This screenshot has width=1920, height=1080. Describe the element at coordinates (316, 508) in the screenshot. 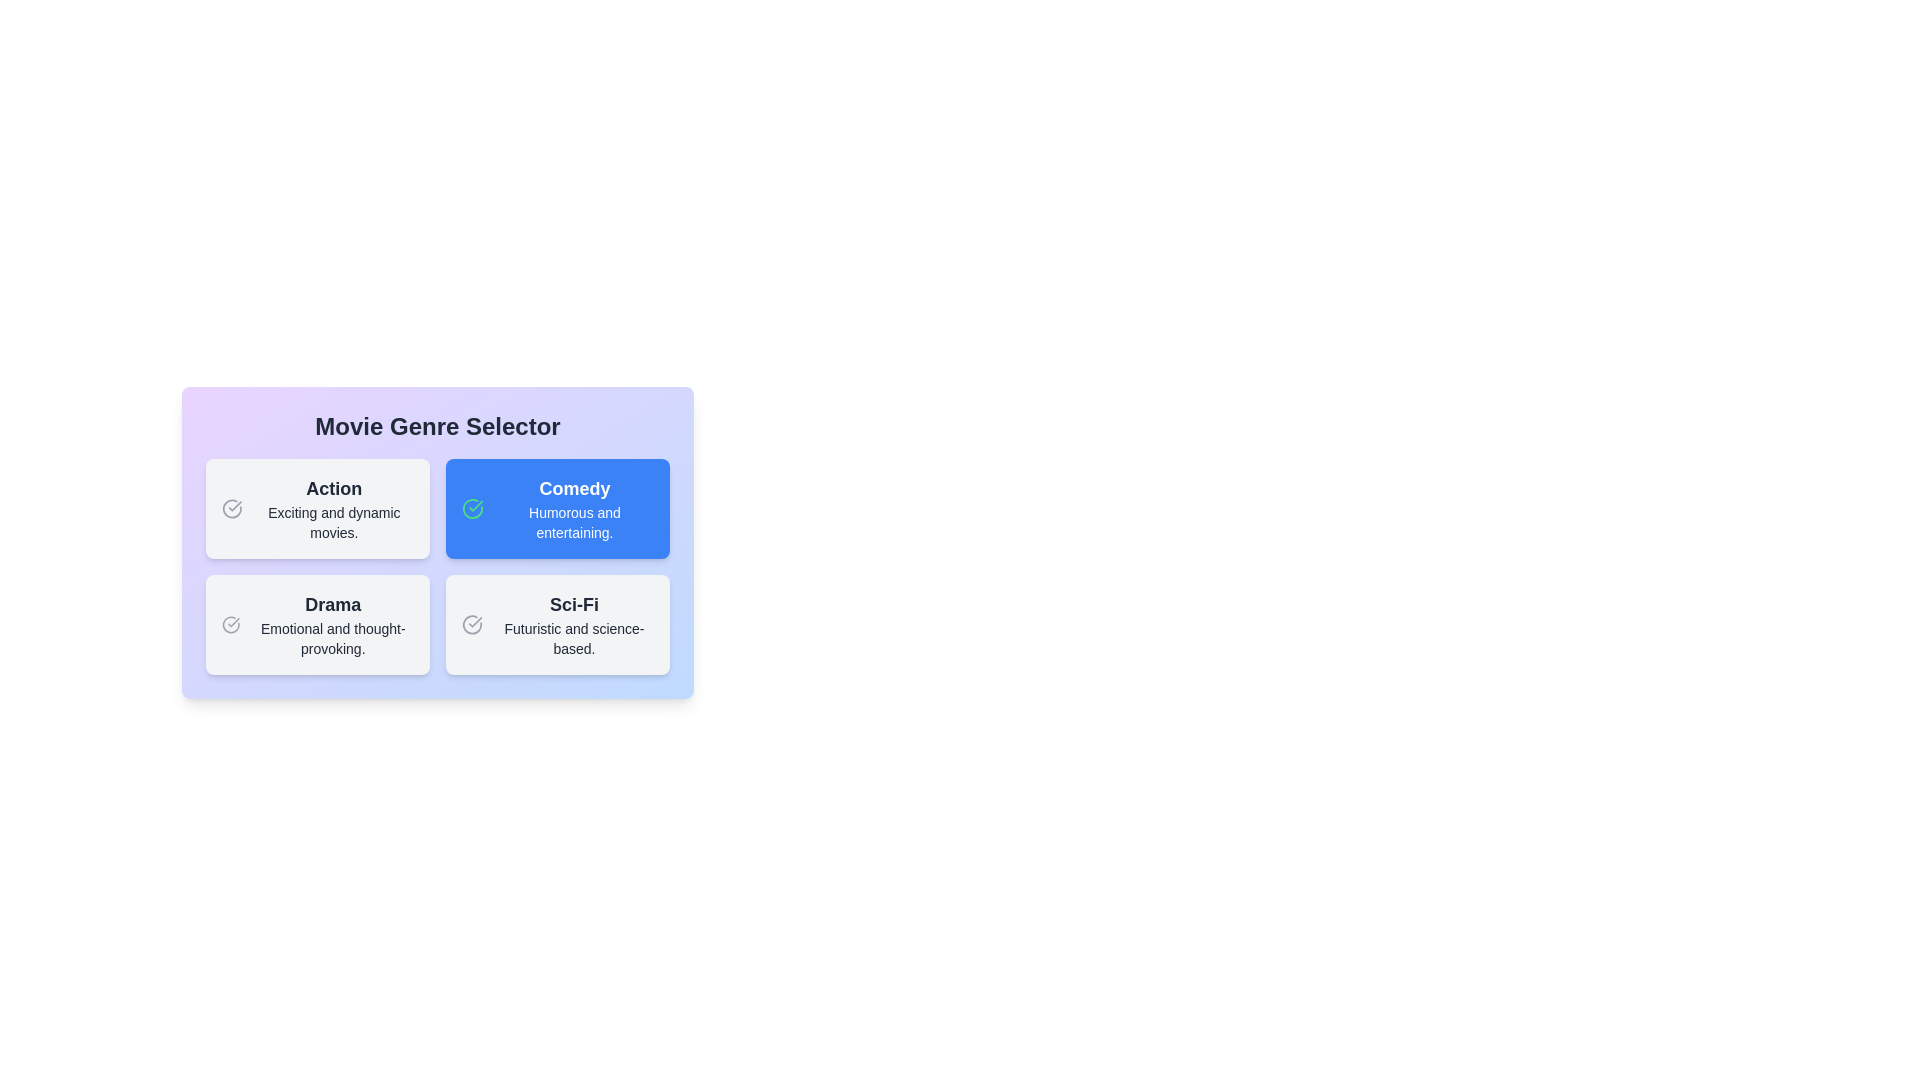

I see `the description of the genre Action and read its text` at that location.